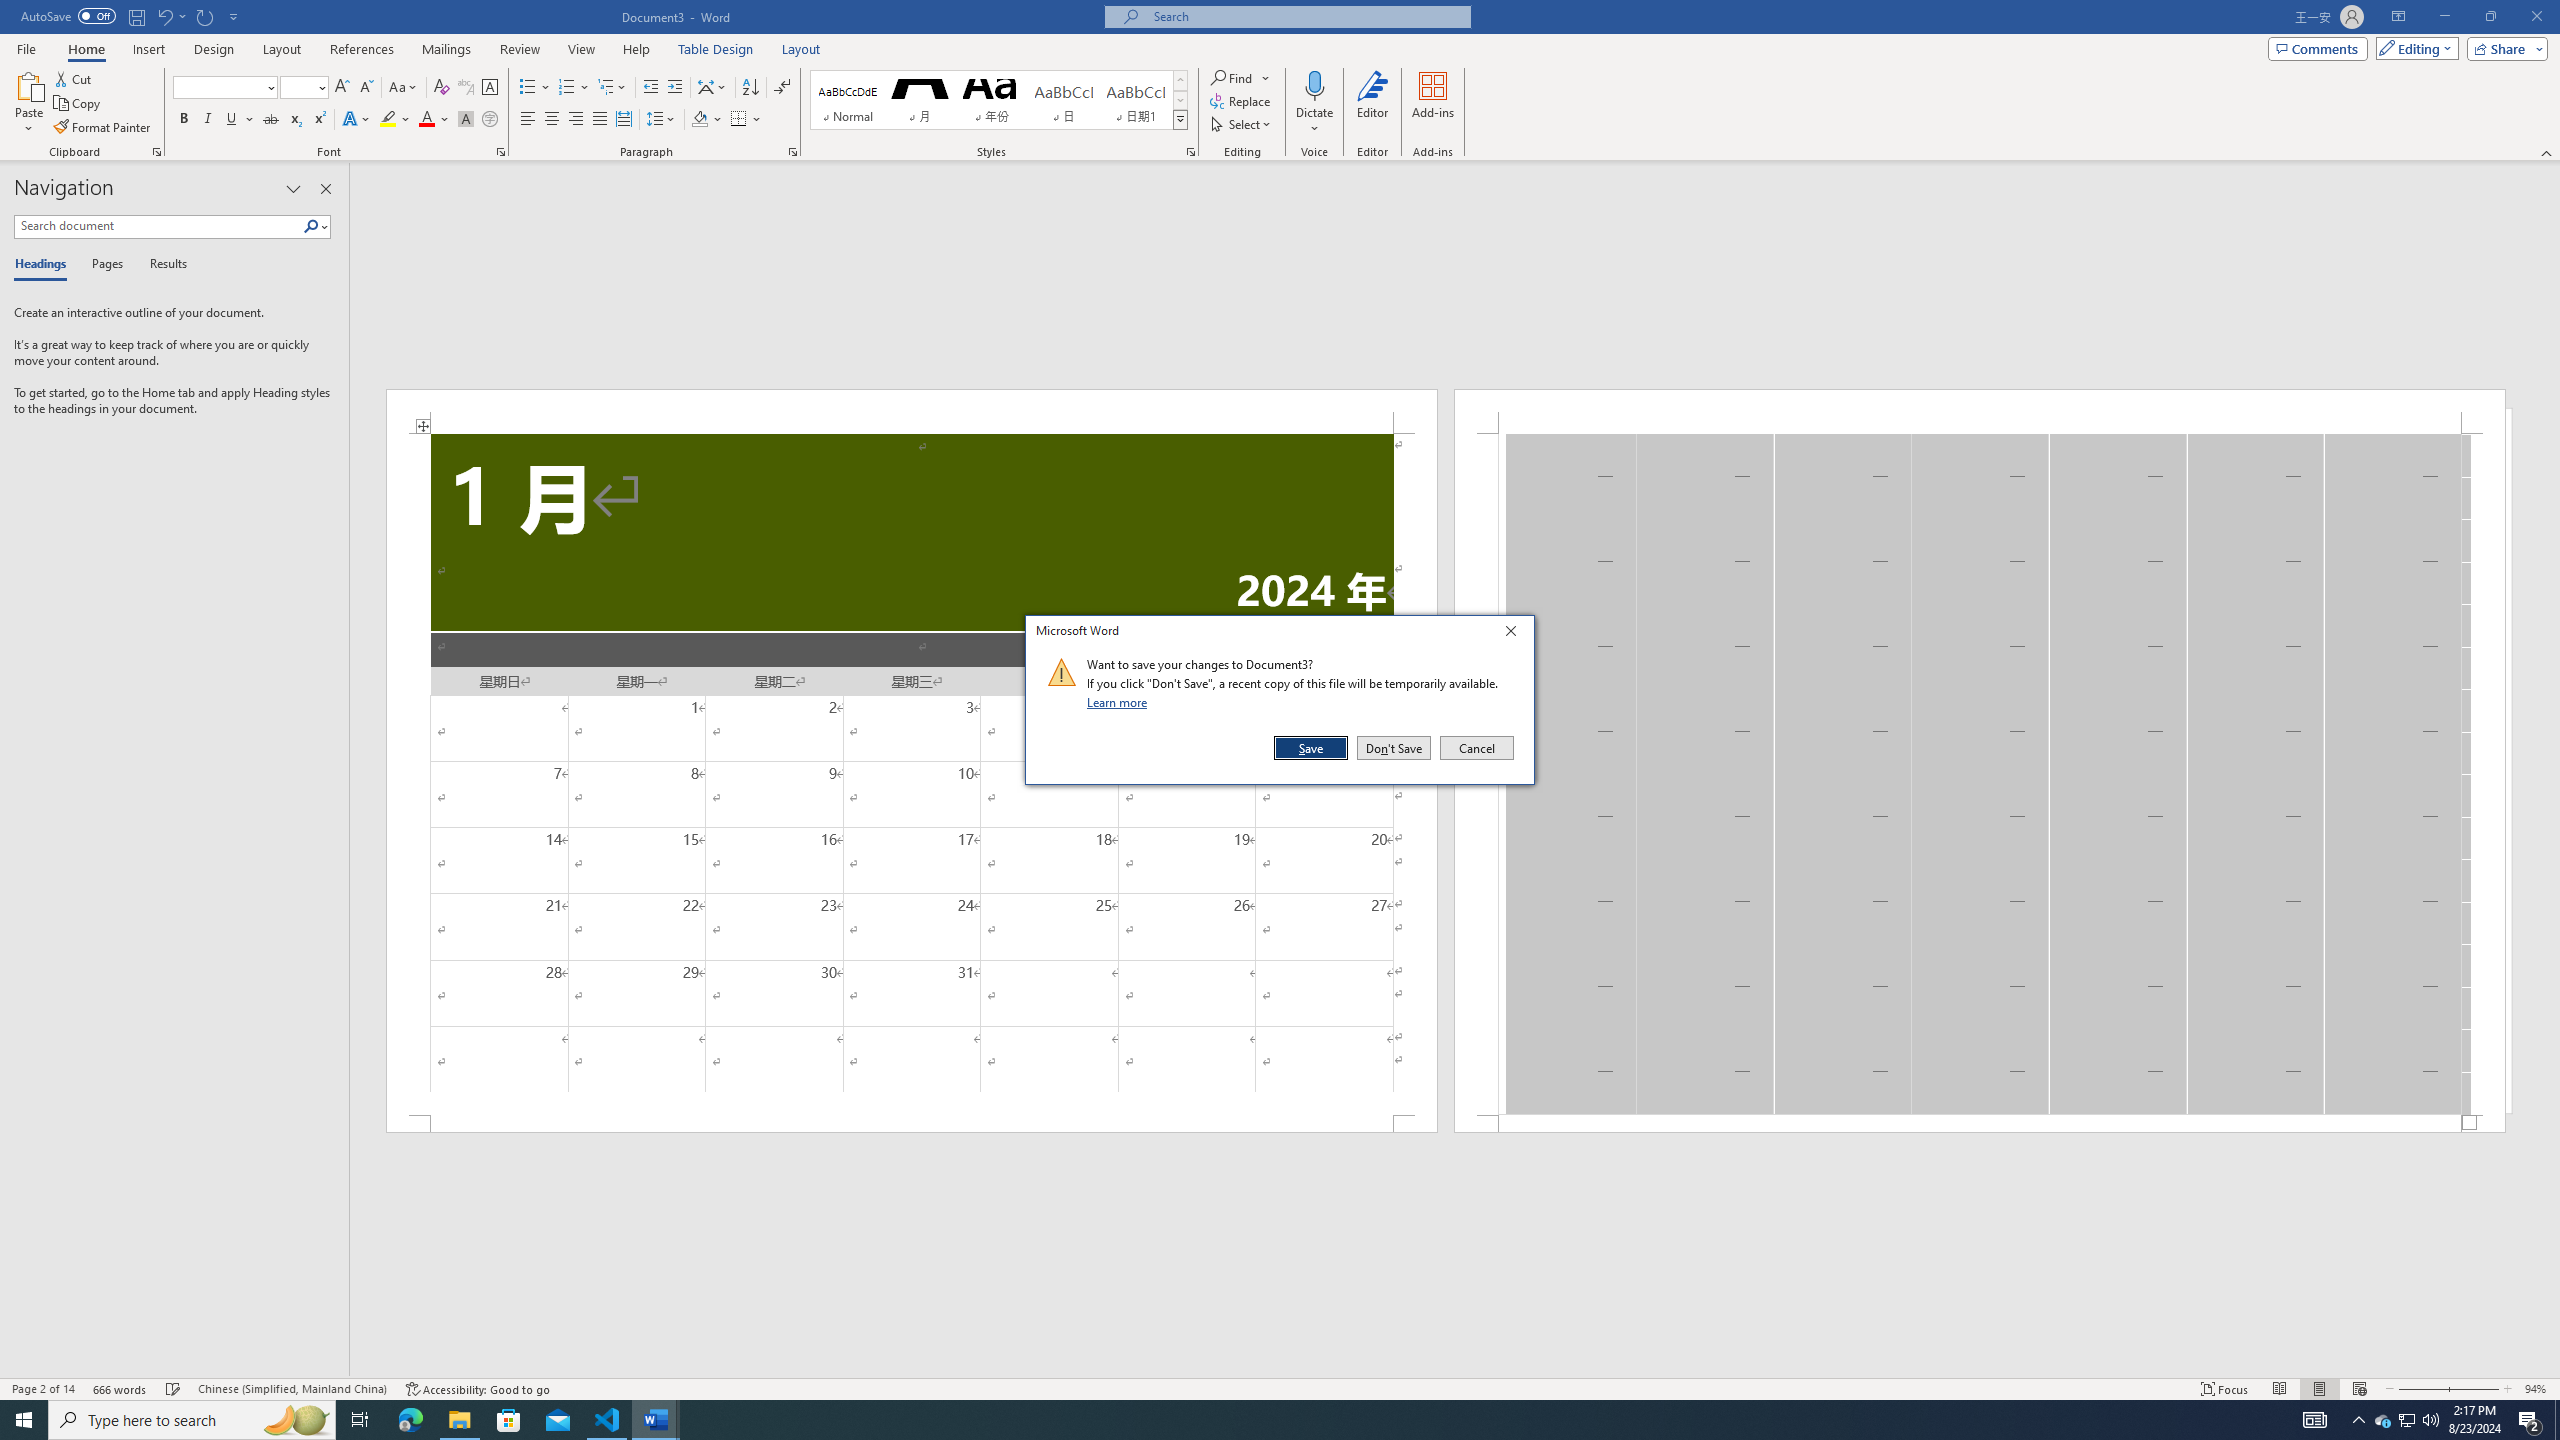 Image resolution: width=2560 pixels, height=1440 pixels. What do you see at coordinates (2556, 1418) in the screenshot?
I see `'Show desktop'` at bounding box center [2556, 1418].